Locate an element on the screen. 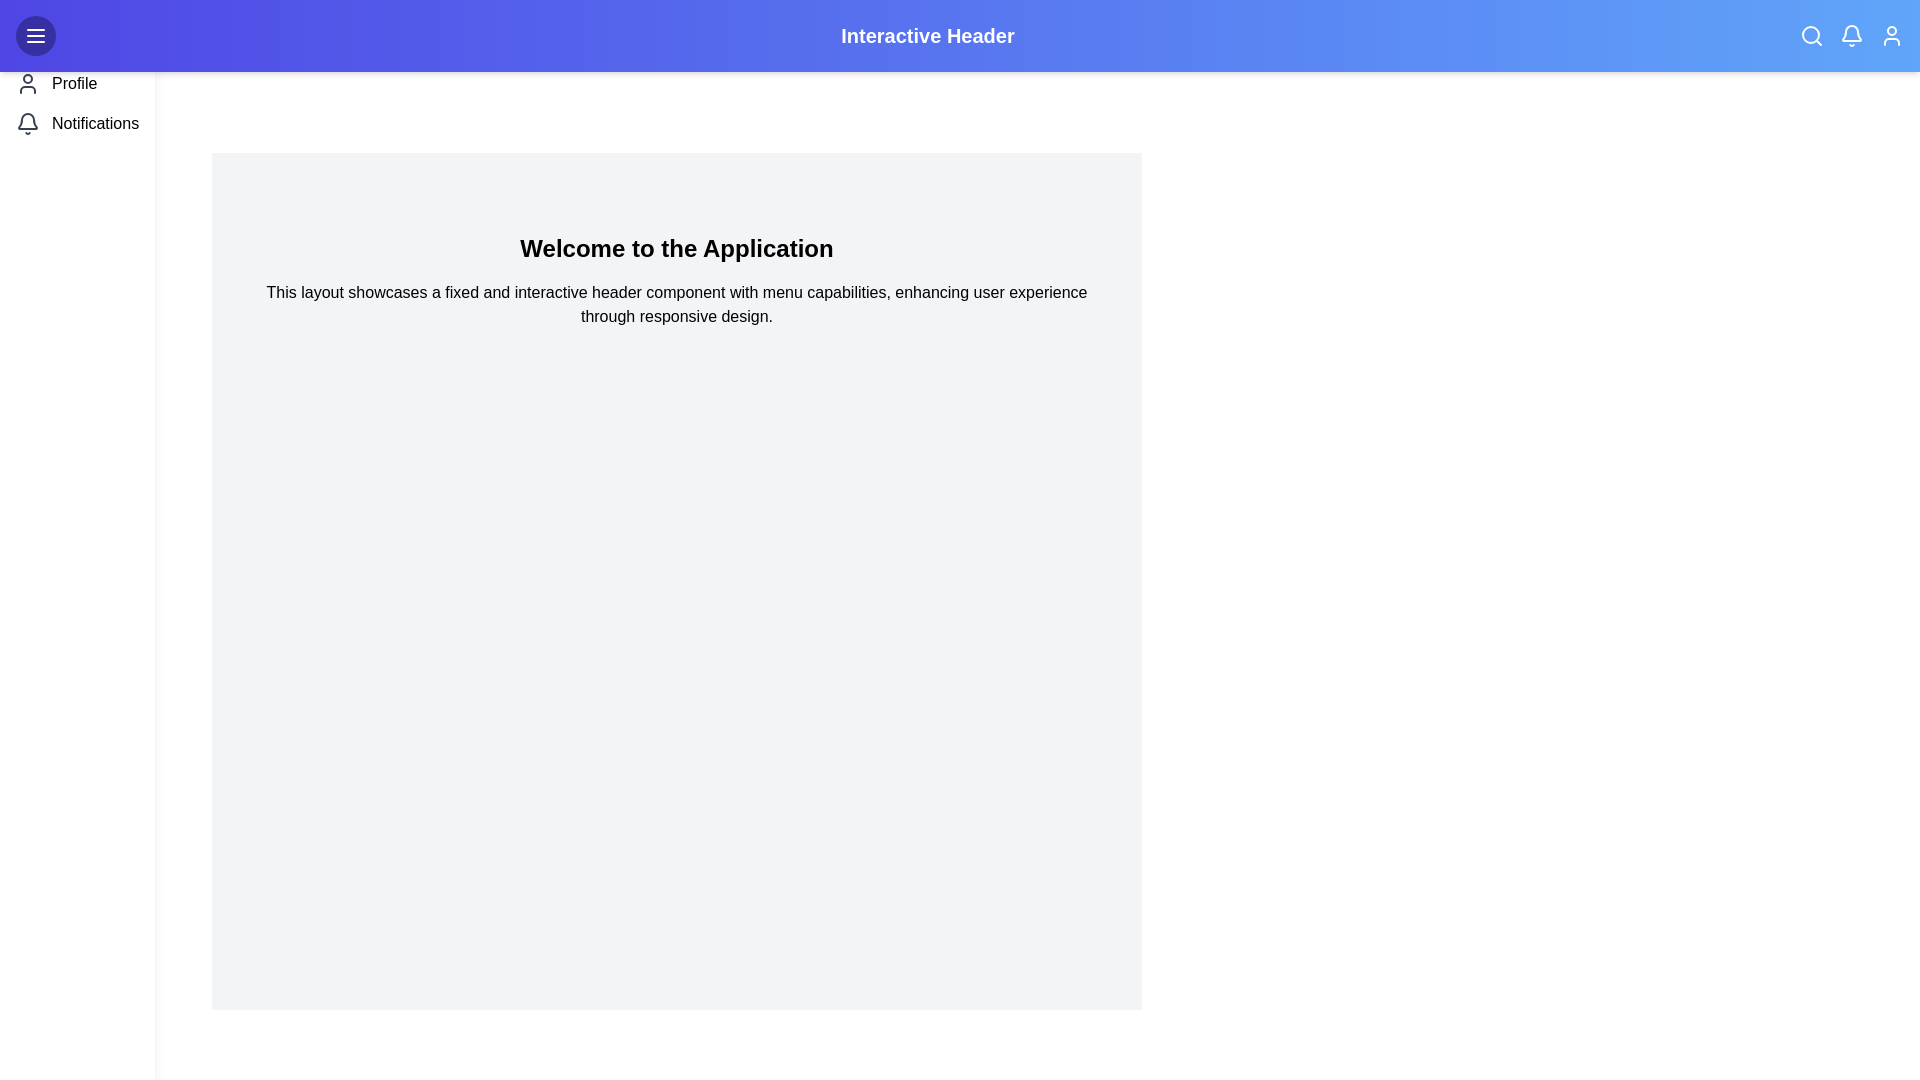 This screenshot has width=1920, height=1080. the 'Notifications' menu item in the sidebar is located at coordinates (77, 123).